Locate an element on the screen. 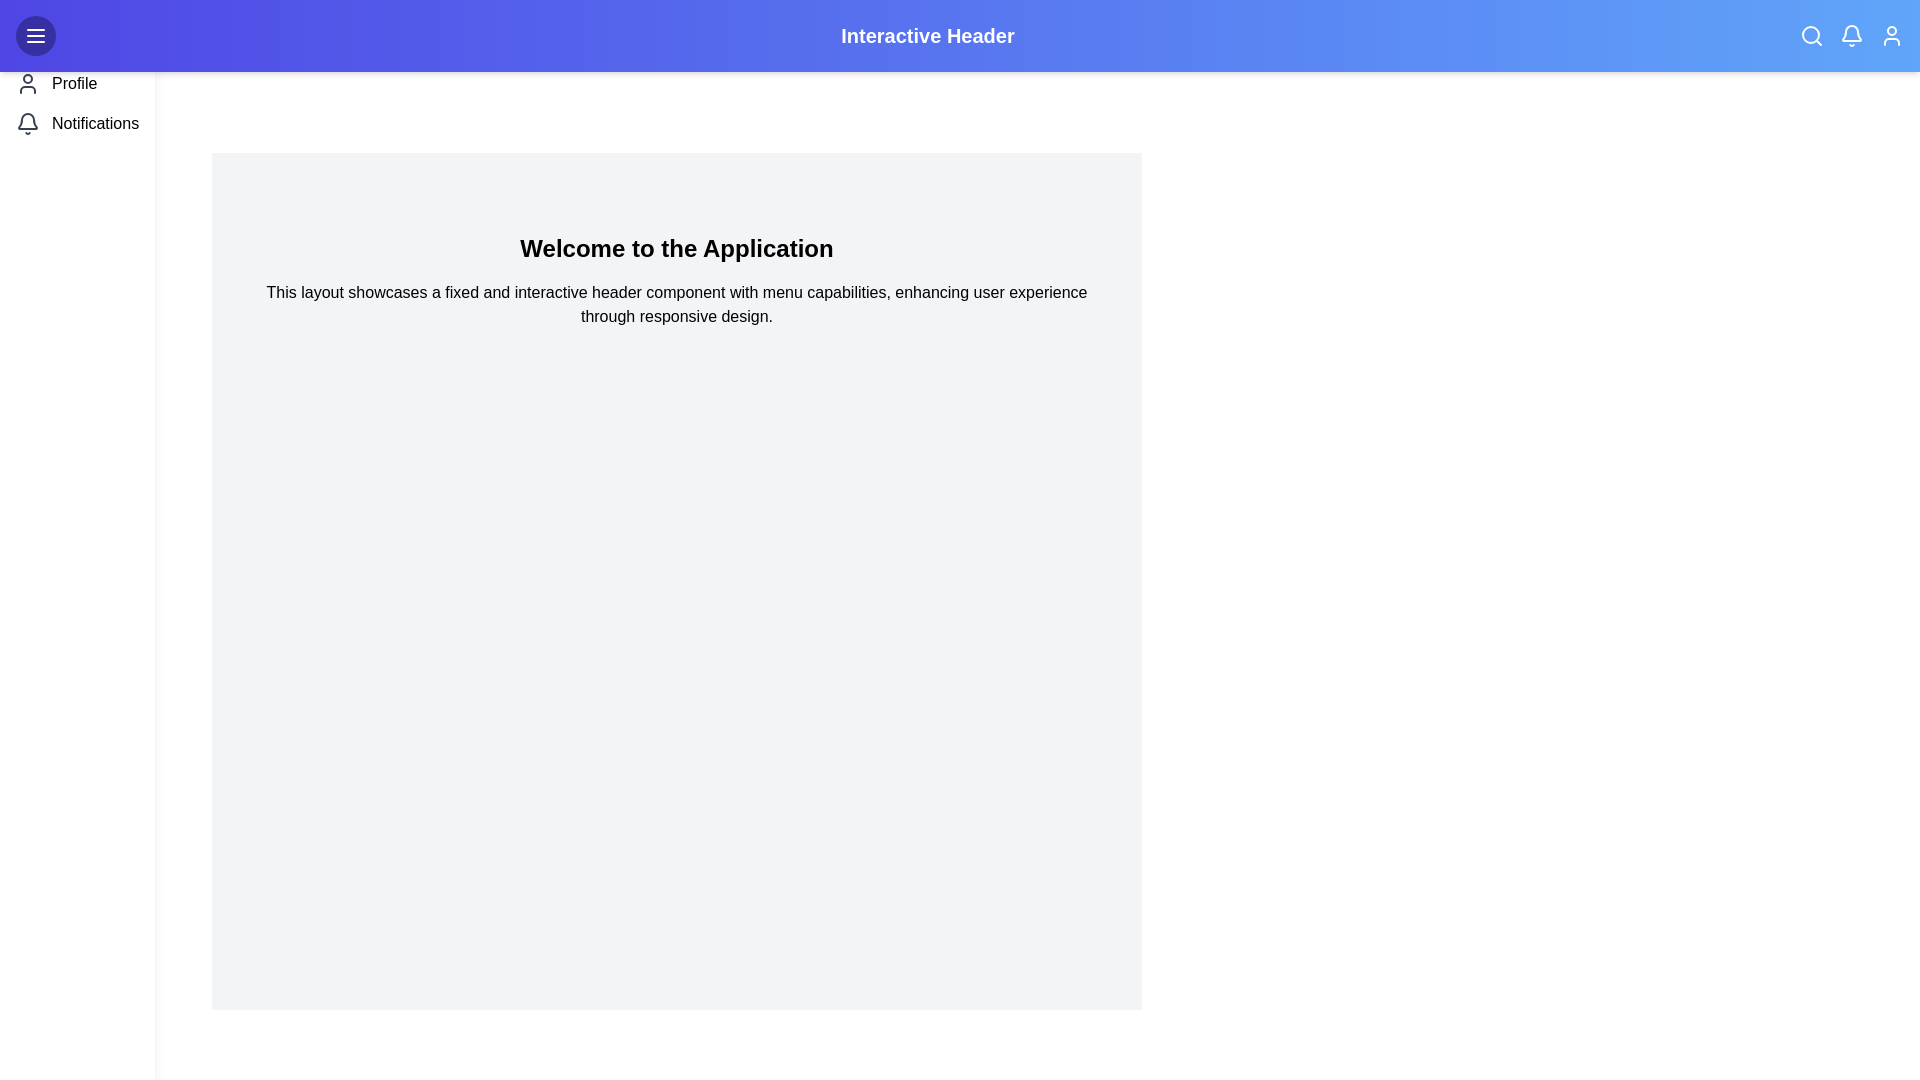 This screenshot has width=1920, height=1080. the 'Notifications' menu item in the sidebar is located at coordinates (77, 123).